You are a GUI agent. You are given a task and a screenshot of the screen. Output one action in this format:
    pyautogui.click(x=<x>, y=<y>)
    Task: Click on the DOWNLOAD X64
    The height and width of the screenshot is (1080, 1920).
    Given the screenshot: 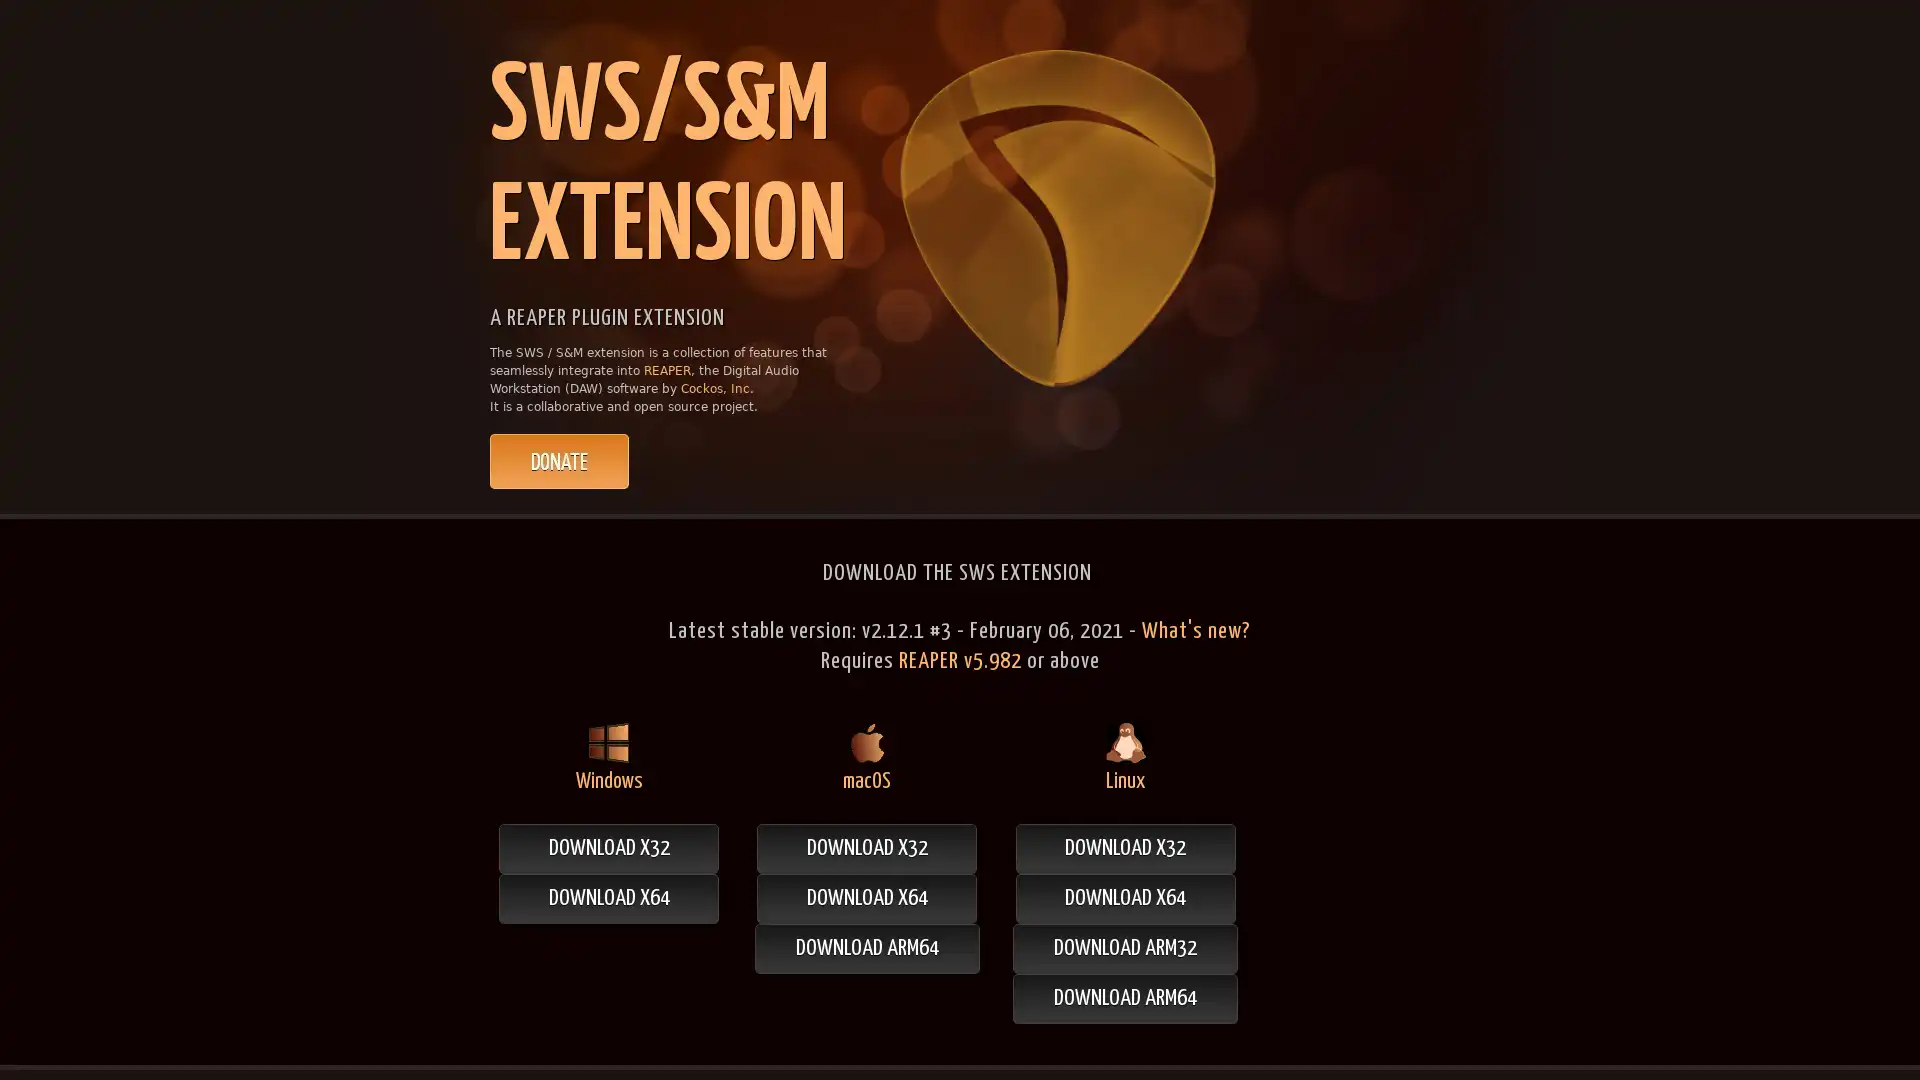 What is the action you would take?
    pyautogui.click(x=960, y=897)
    